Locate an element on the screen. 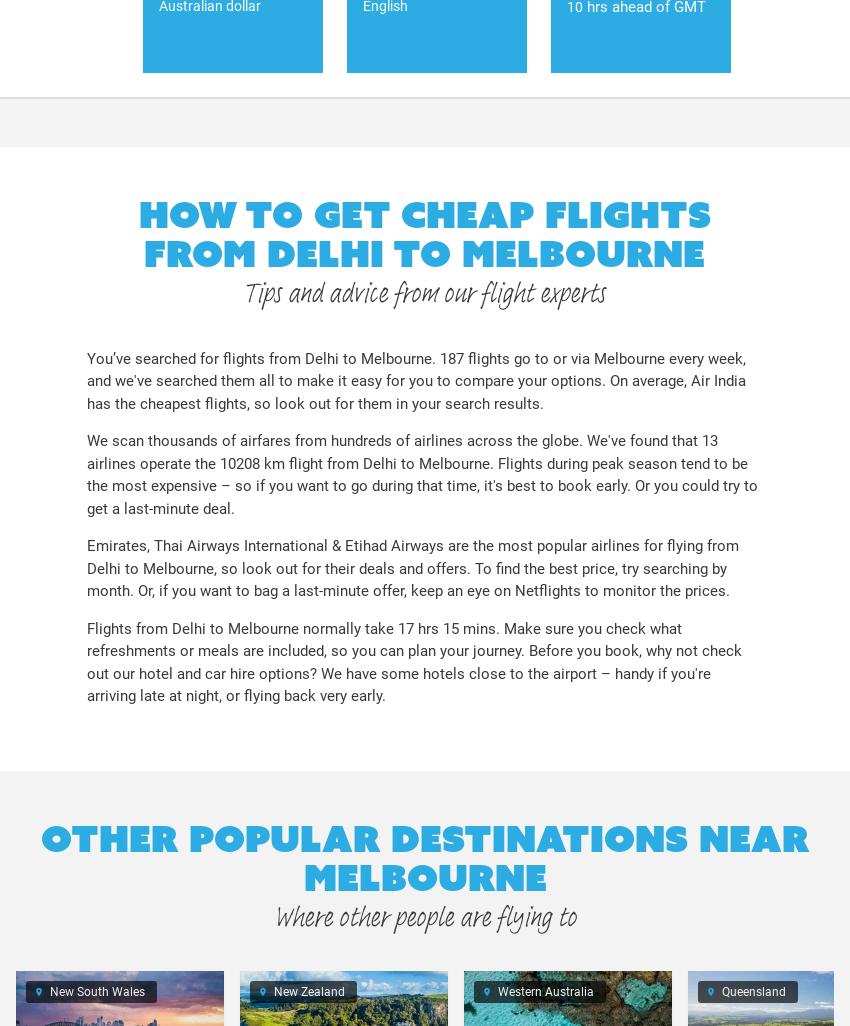 The image size is (850, 1026). 'Tips and advice from our flight experts' is located at coordinates (424, 296).